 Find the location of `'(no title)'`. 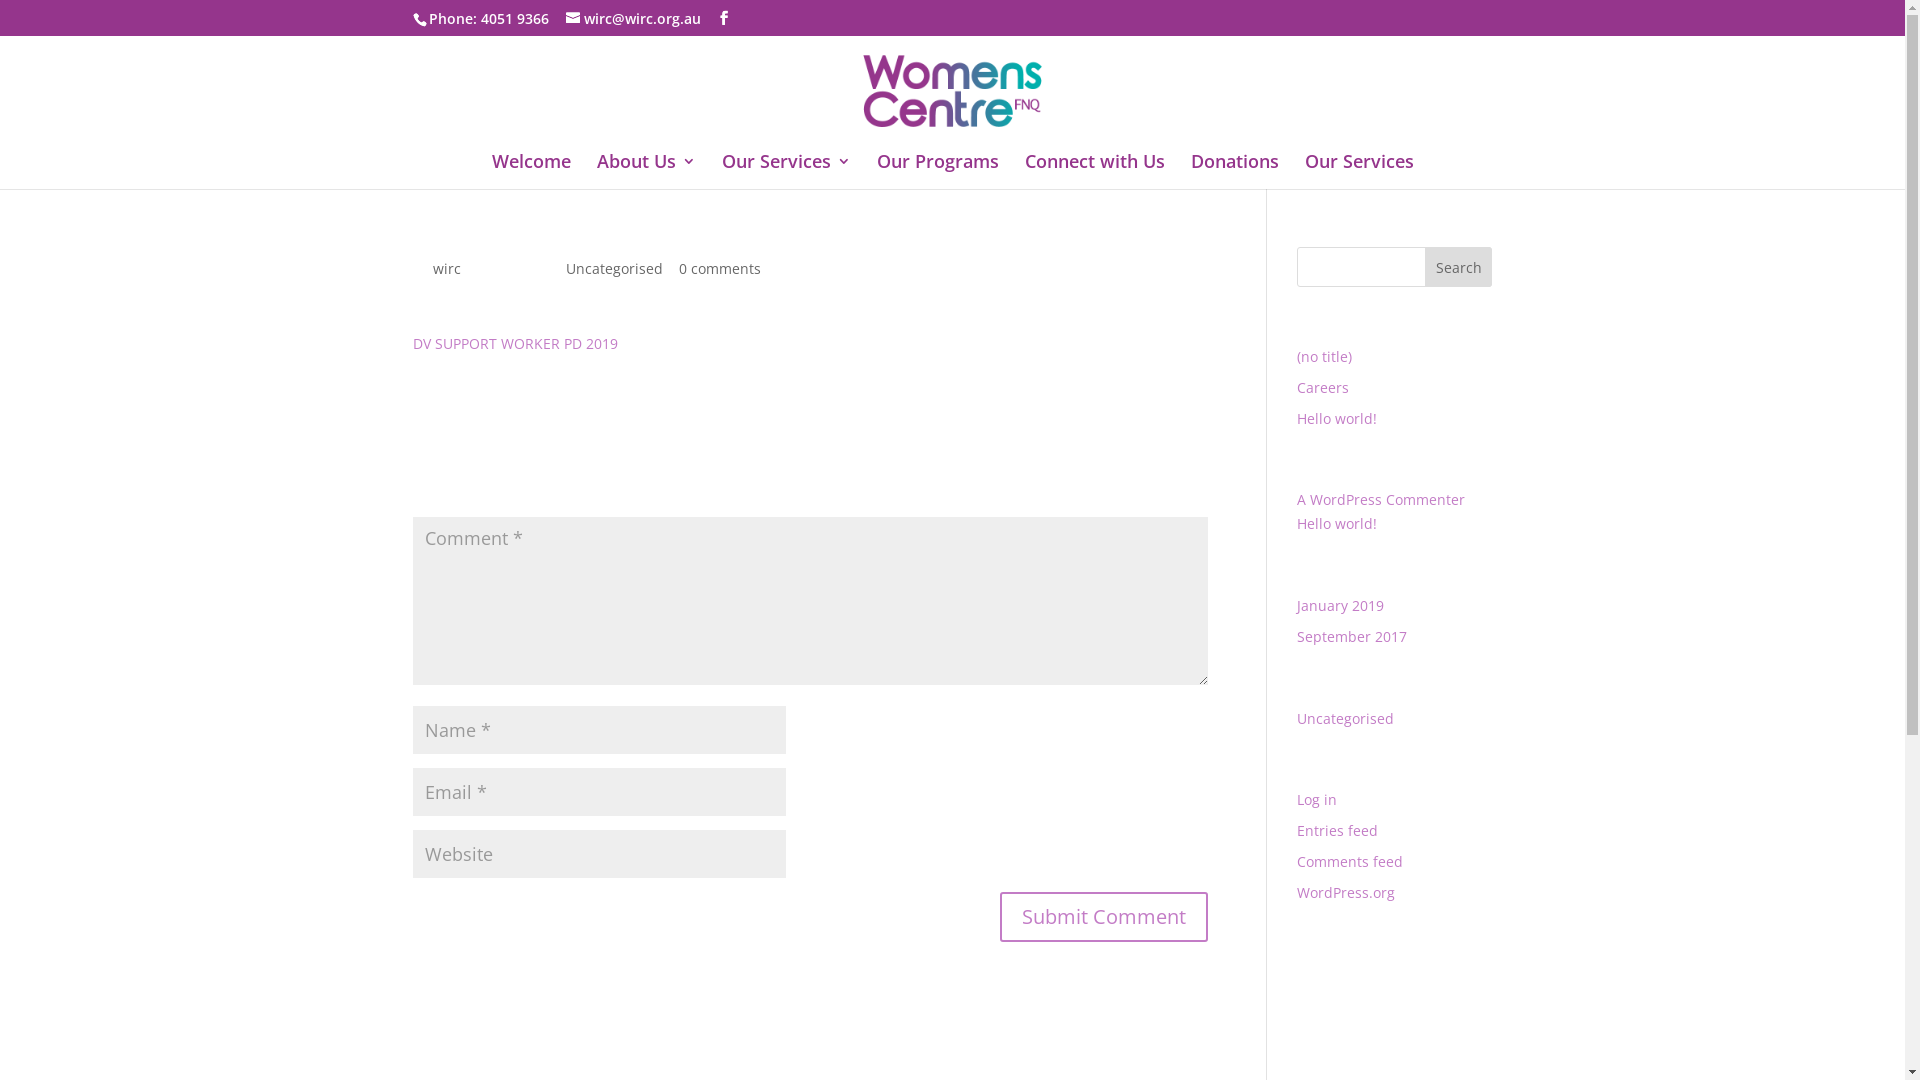

'(no title)' is located at coordinates (1324, 355).